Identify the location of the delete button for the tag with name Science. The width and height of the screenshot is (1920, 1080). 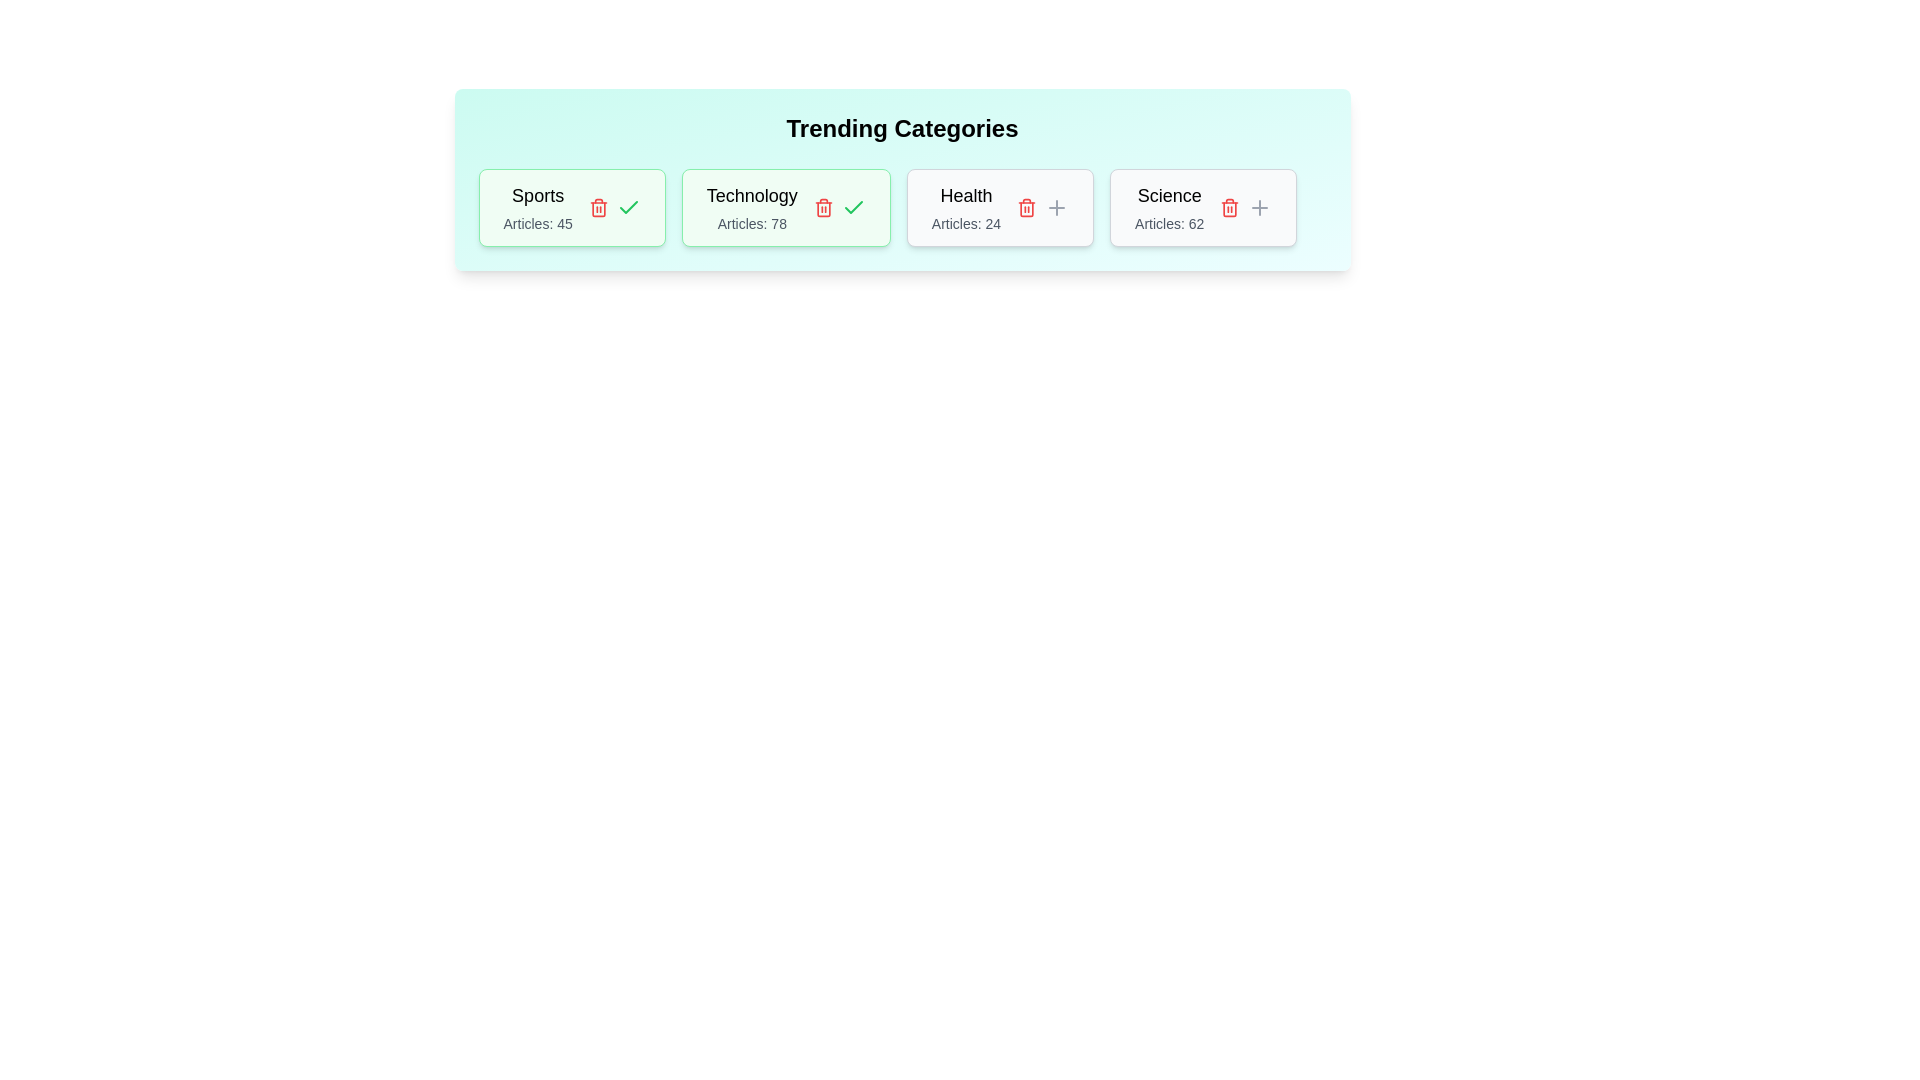
(1229, 208).